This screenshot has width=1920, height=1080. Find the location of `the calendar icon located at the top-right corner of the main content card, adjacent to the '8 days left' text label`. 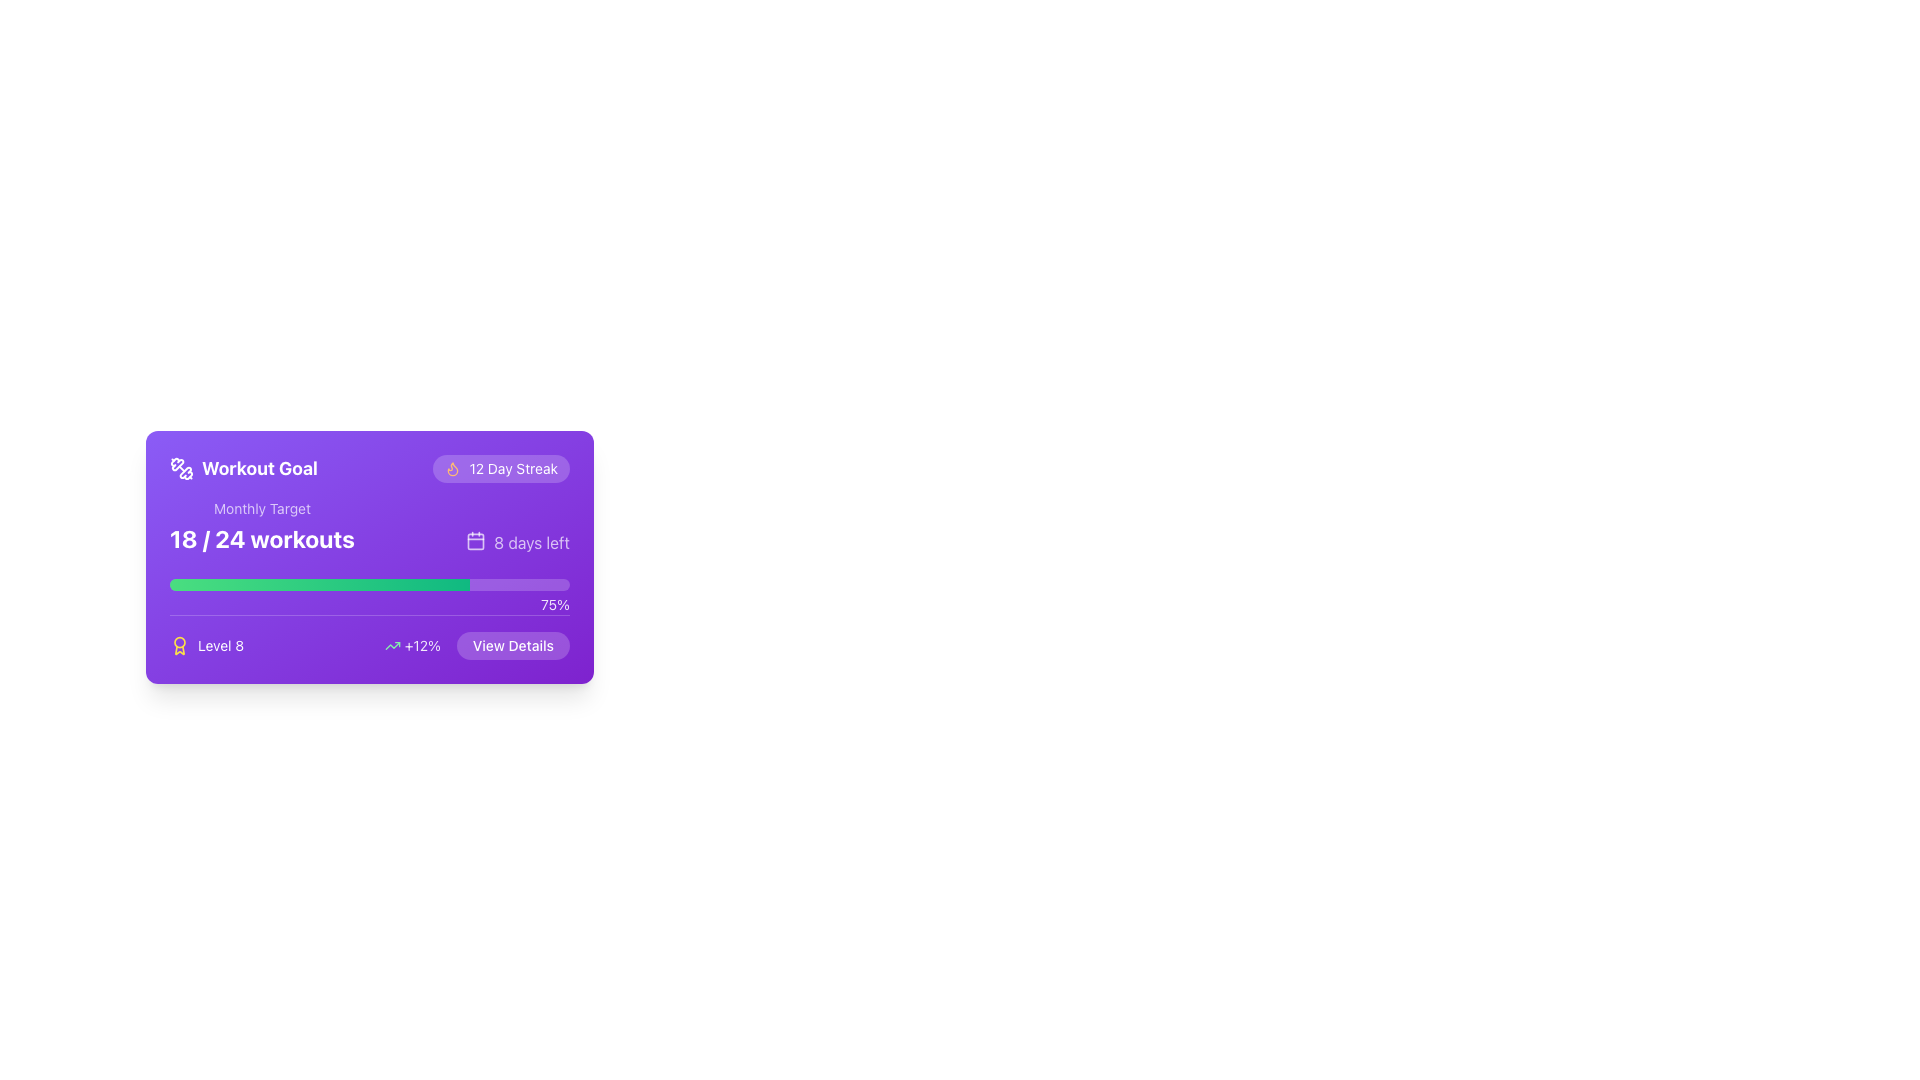

the calendar icon located at the top-right corner of the main content card, adjacent to the '8 days left' text label is located at coordinates (475, 541).